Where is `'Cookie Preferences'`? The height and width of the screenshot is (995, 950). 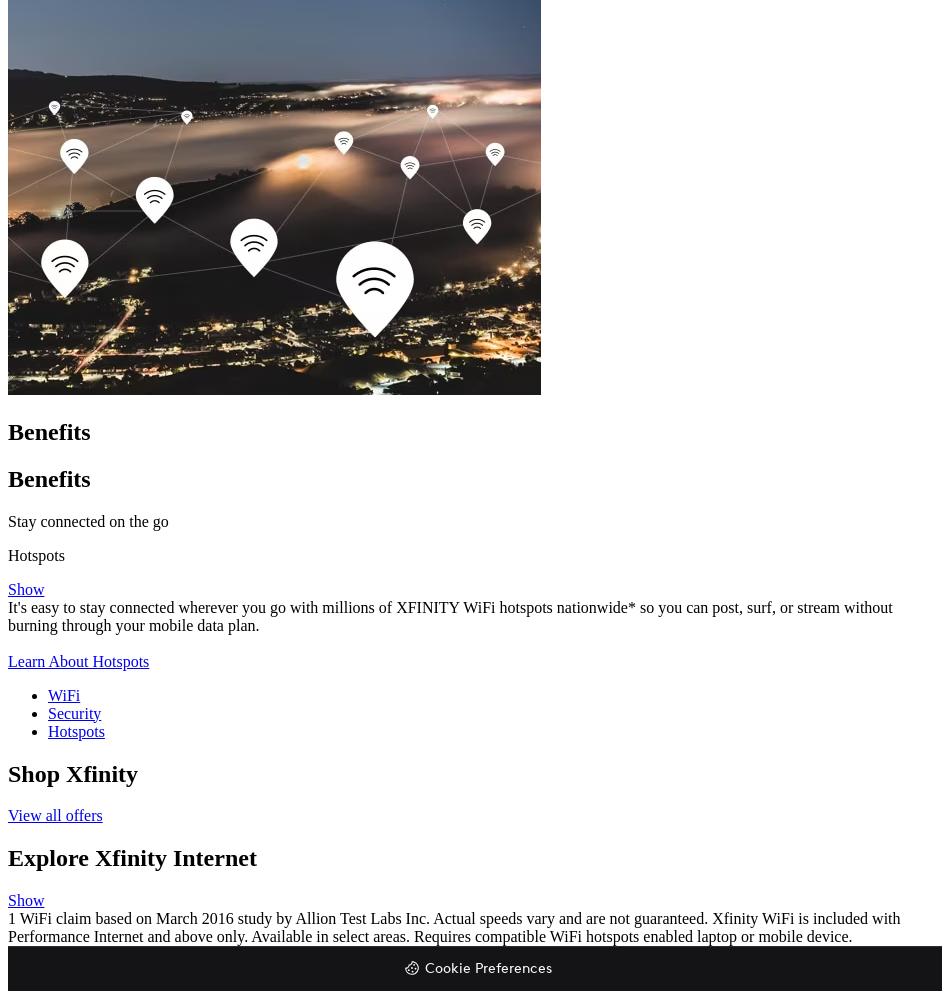 'Cookie Preferences' is located at coordinates (487, 968).